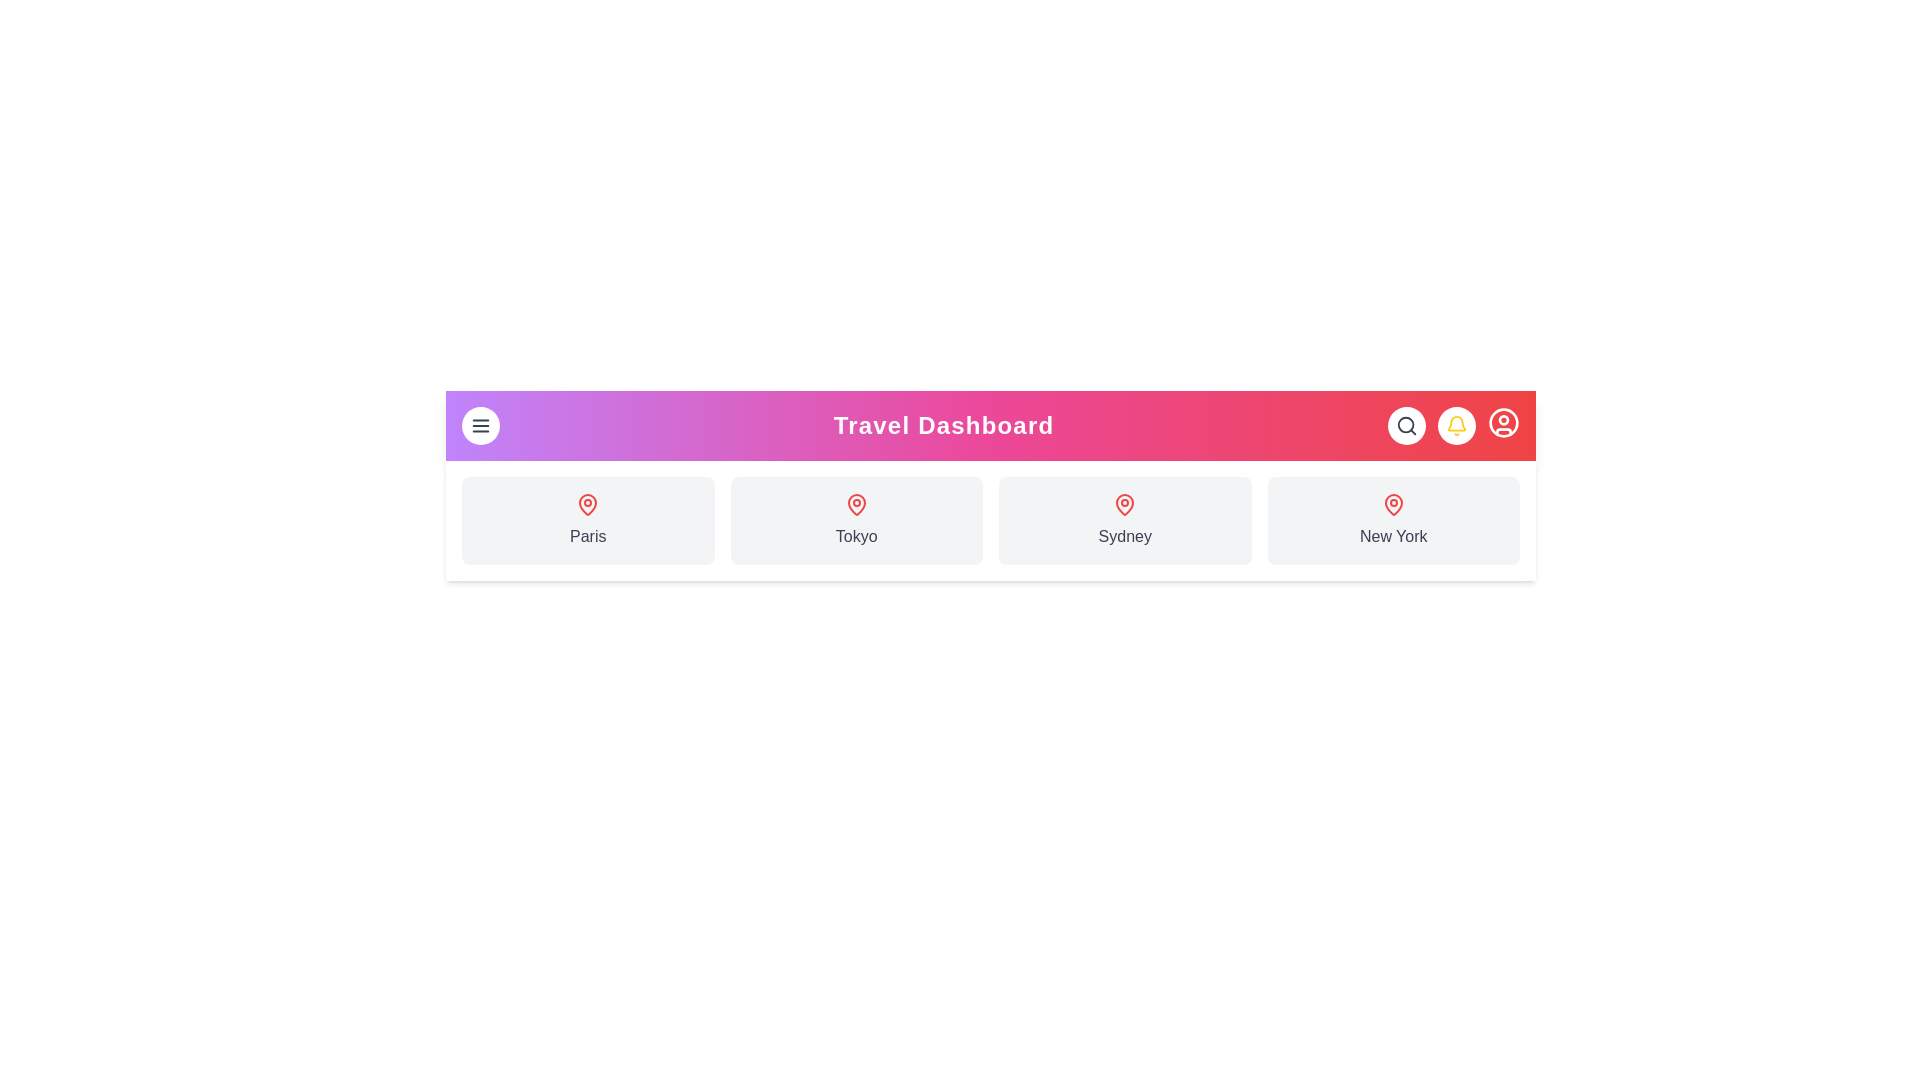 The height and width of the screenshot is (1080, 1920). Describe the element at coordinates (856, 519) in the screenshot. I see `the city card for Tokyo to view its details` at that location.